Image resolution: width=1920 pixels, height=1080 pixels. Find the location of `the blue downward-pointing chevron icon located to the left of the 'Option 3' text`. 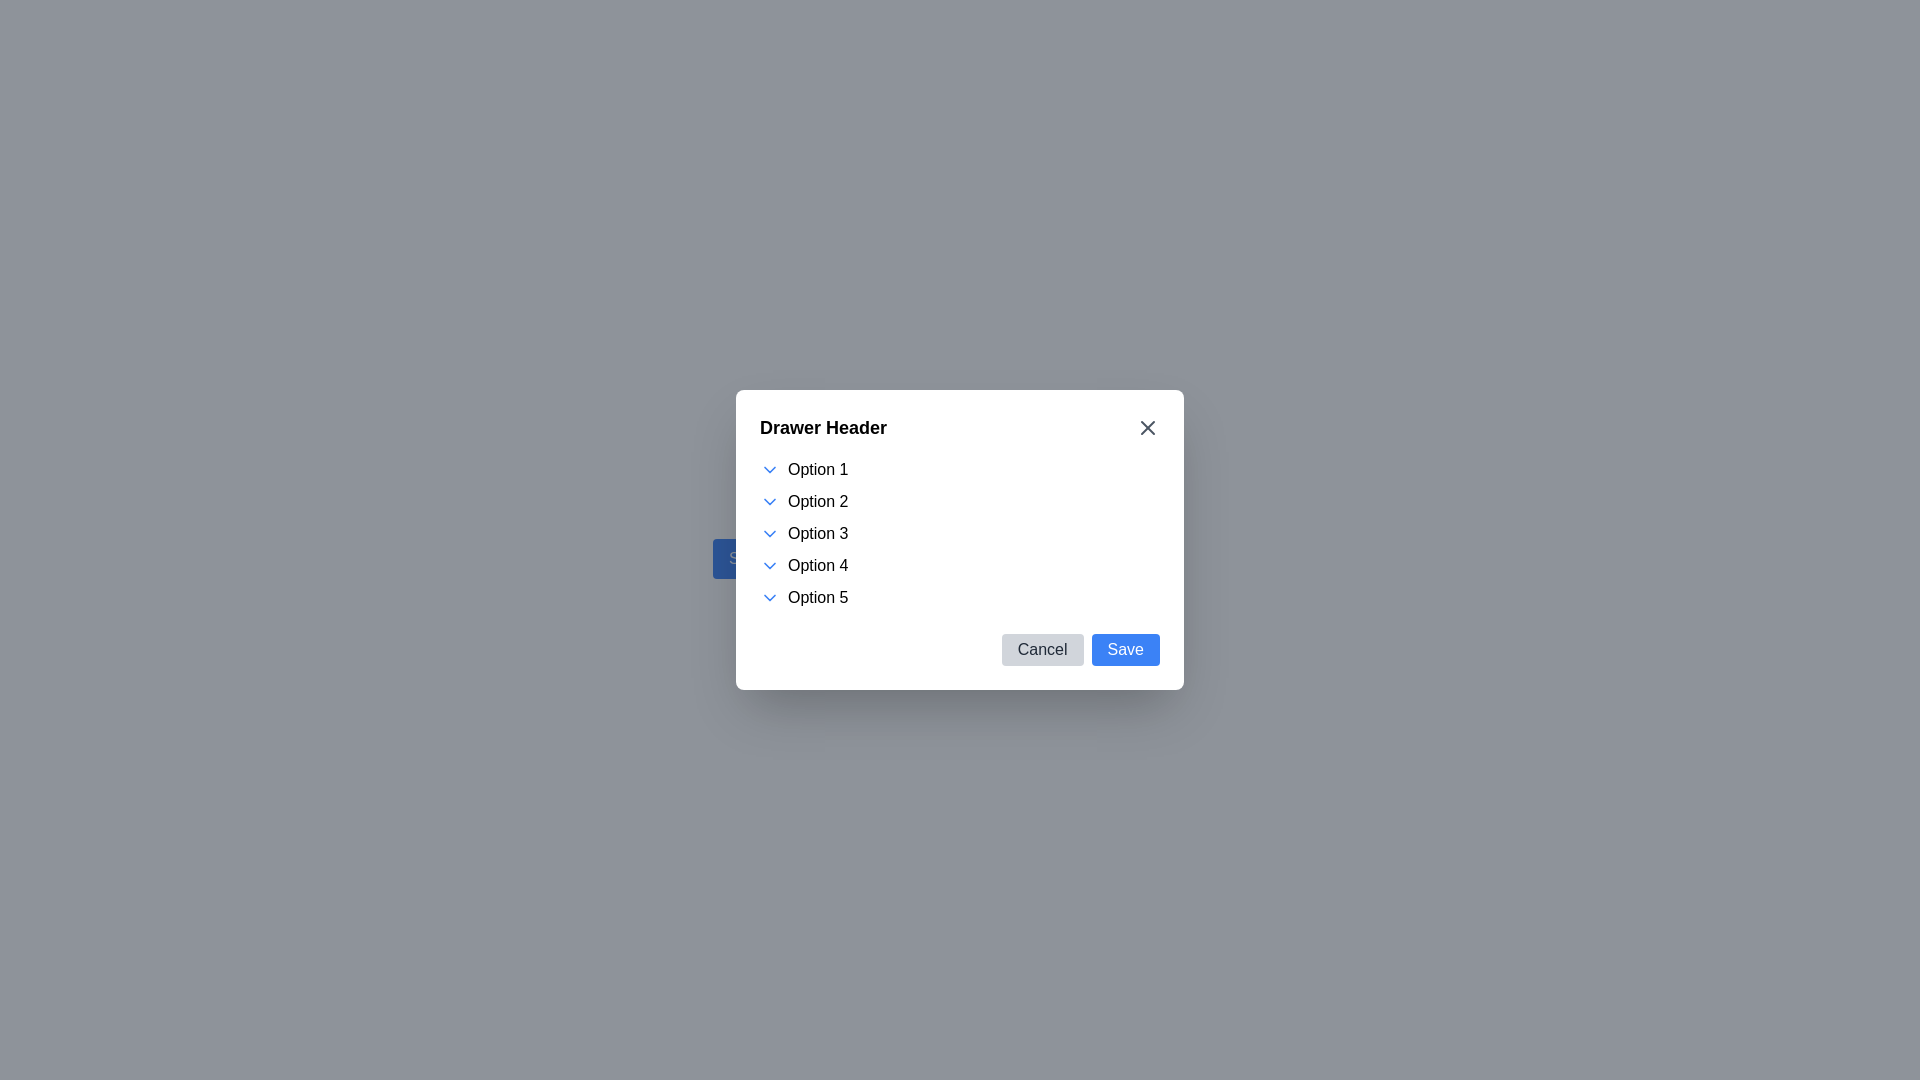

the blue downward-pointing chevron icon located to the left of the 'Option 3' text is located at coordinates (768, 532).